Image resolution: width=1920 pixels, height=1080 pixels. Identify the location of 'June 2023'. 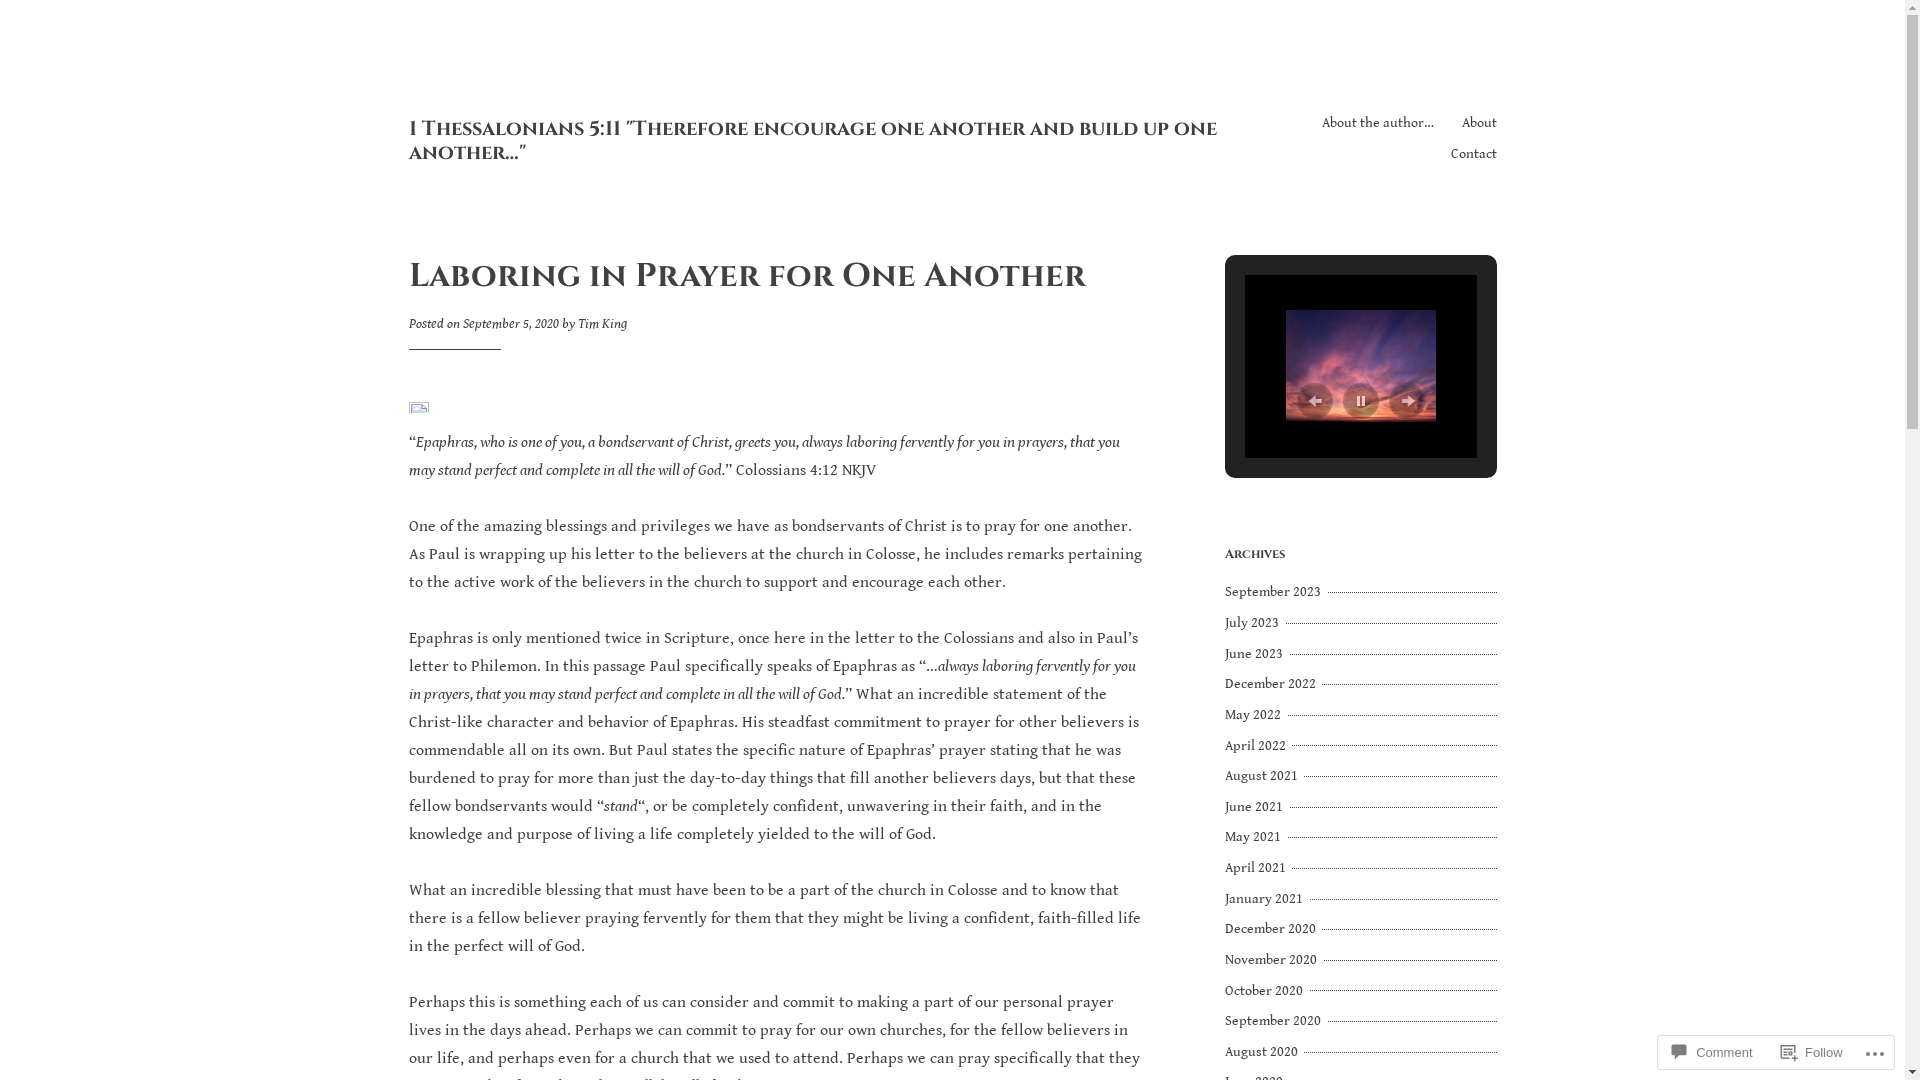
(1255, 654).